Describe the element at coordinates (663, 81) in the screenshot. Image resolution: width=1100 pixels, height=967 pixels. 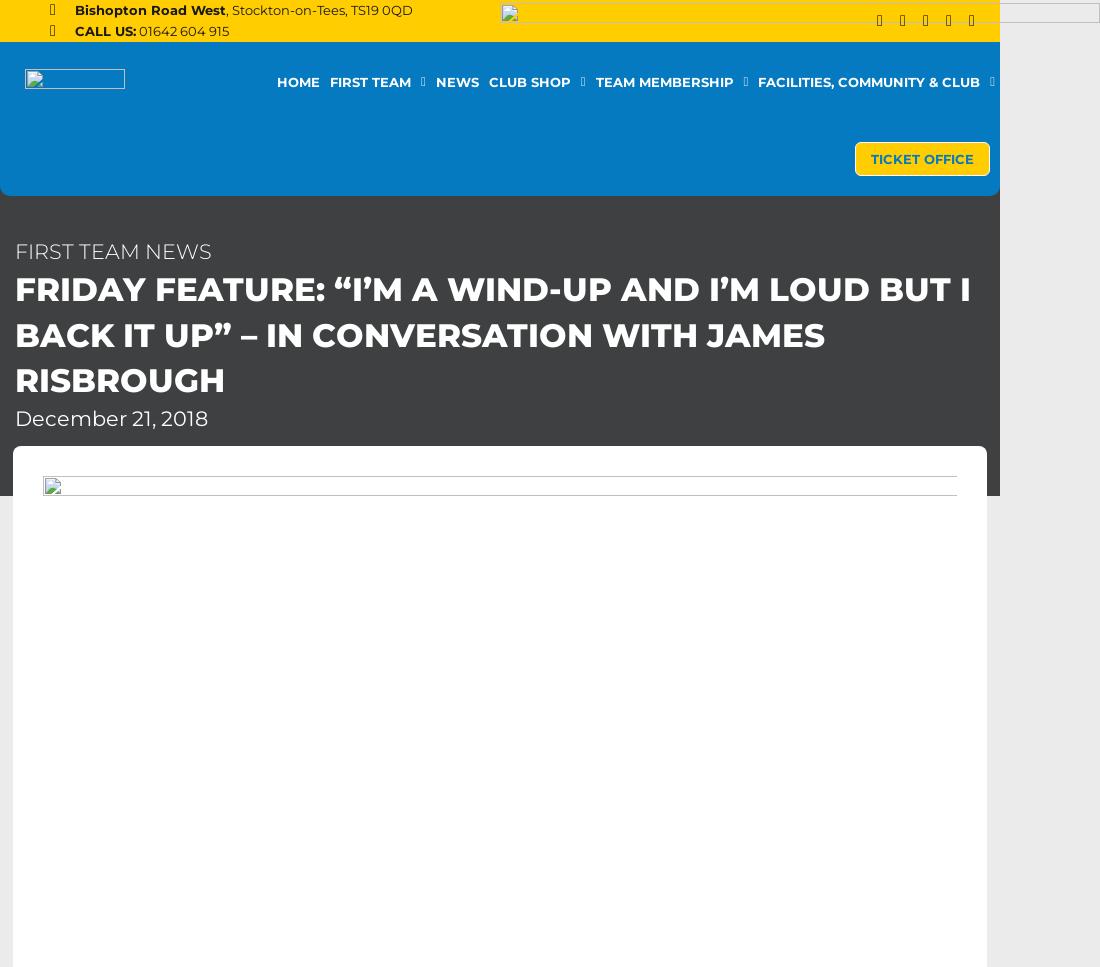
I see `'Team Membership'` at that location.